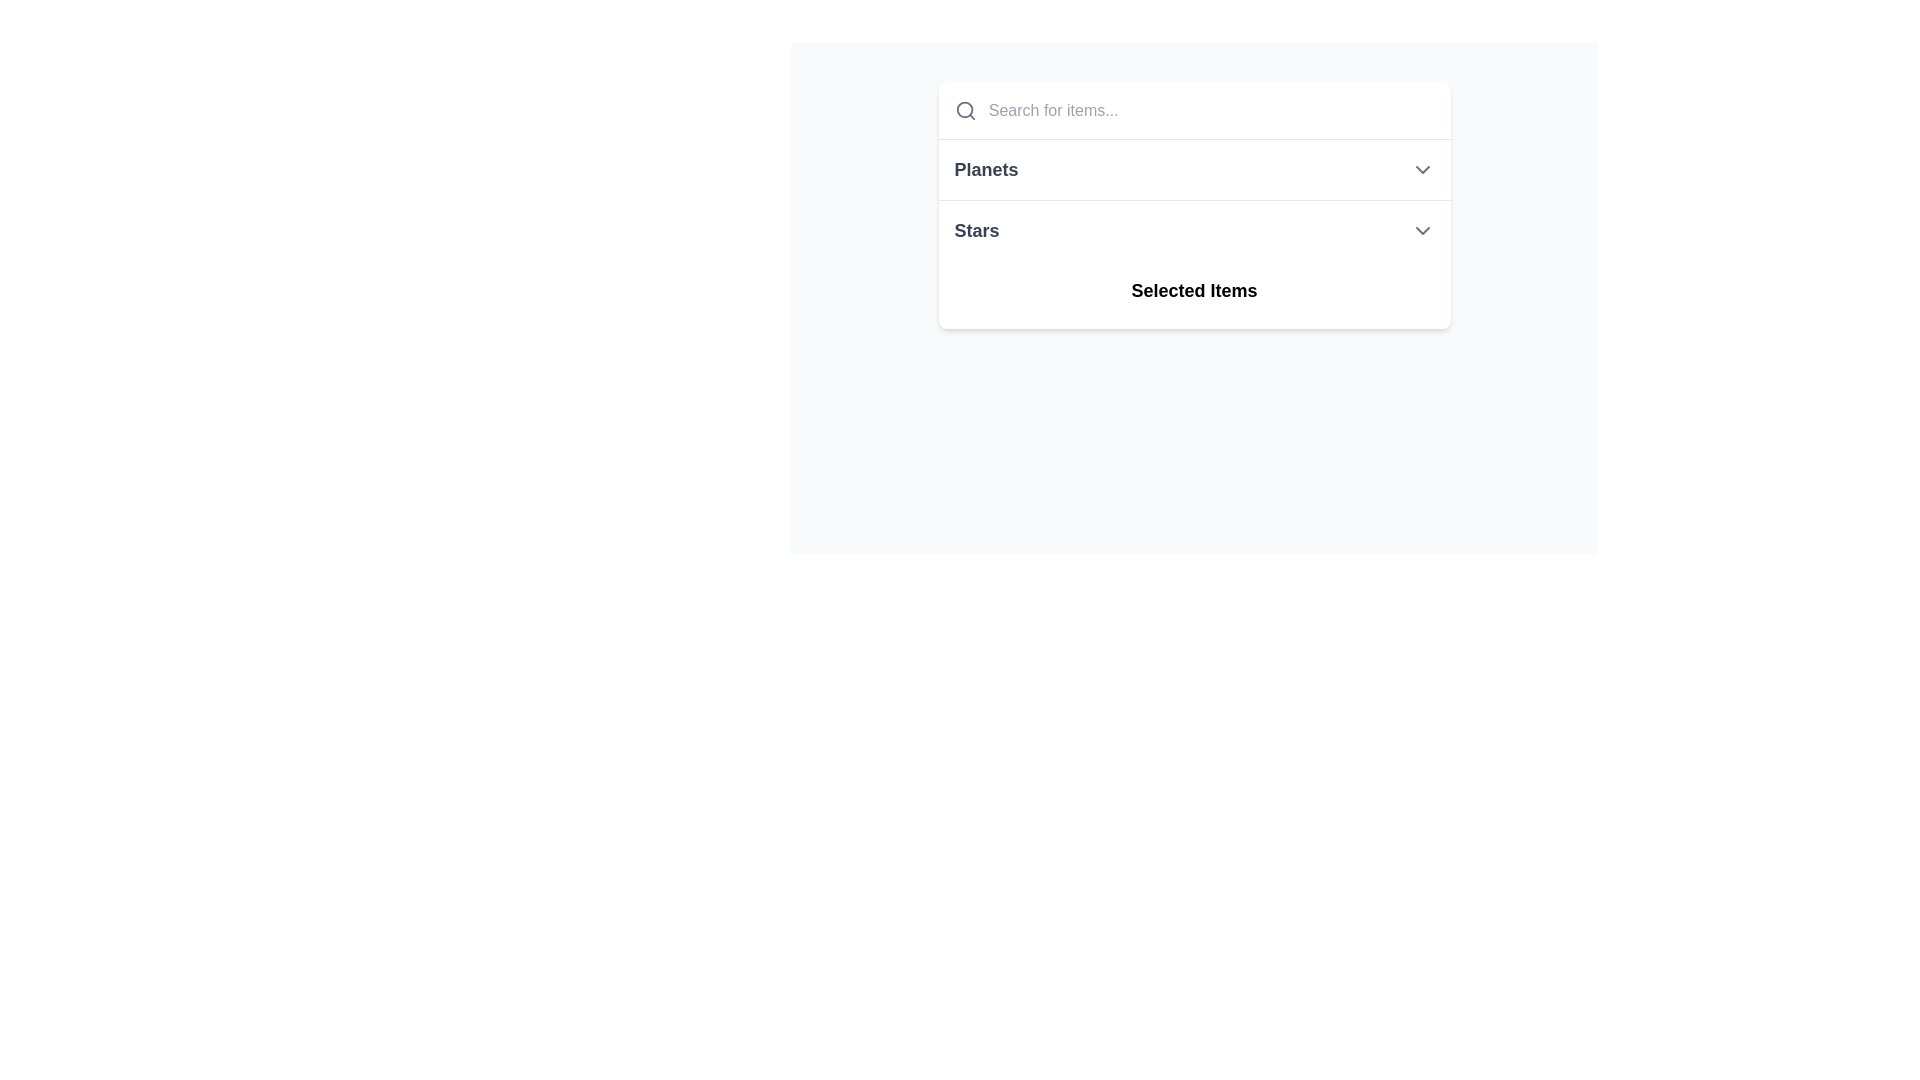  Describe the element at coordinates (1194, 290) in the screenshot. I see `the 'Selected Items' label which is a large, bold text displayed on a white background, located in the lower portion of a dropdown section` at that location.